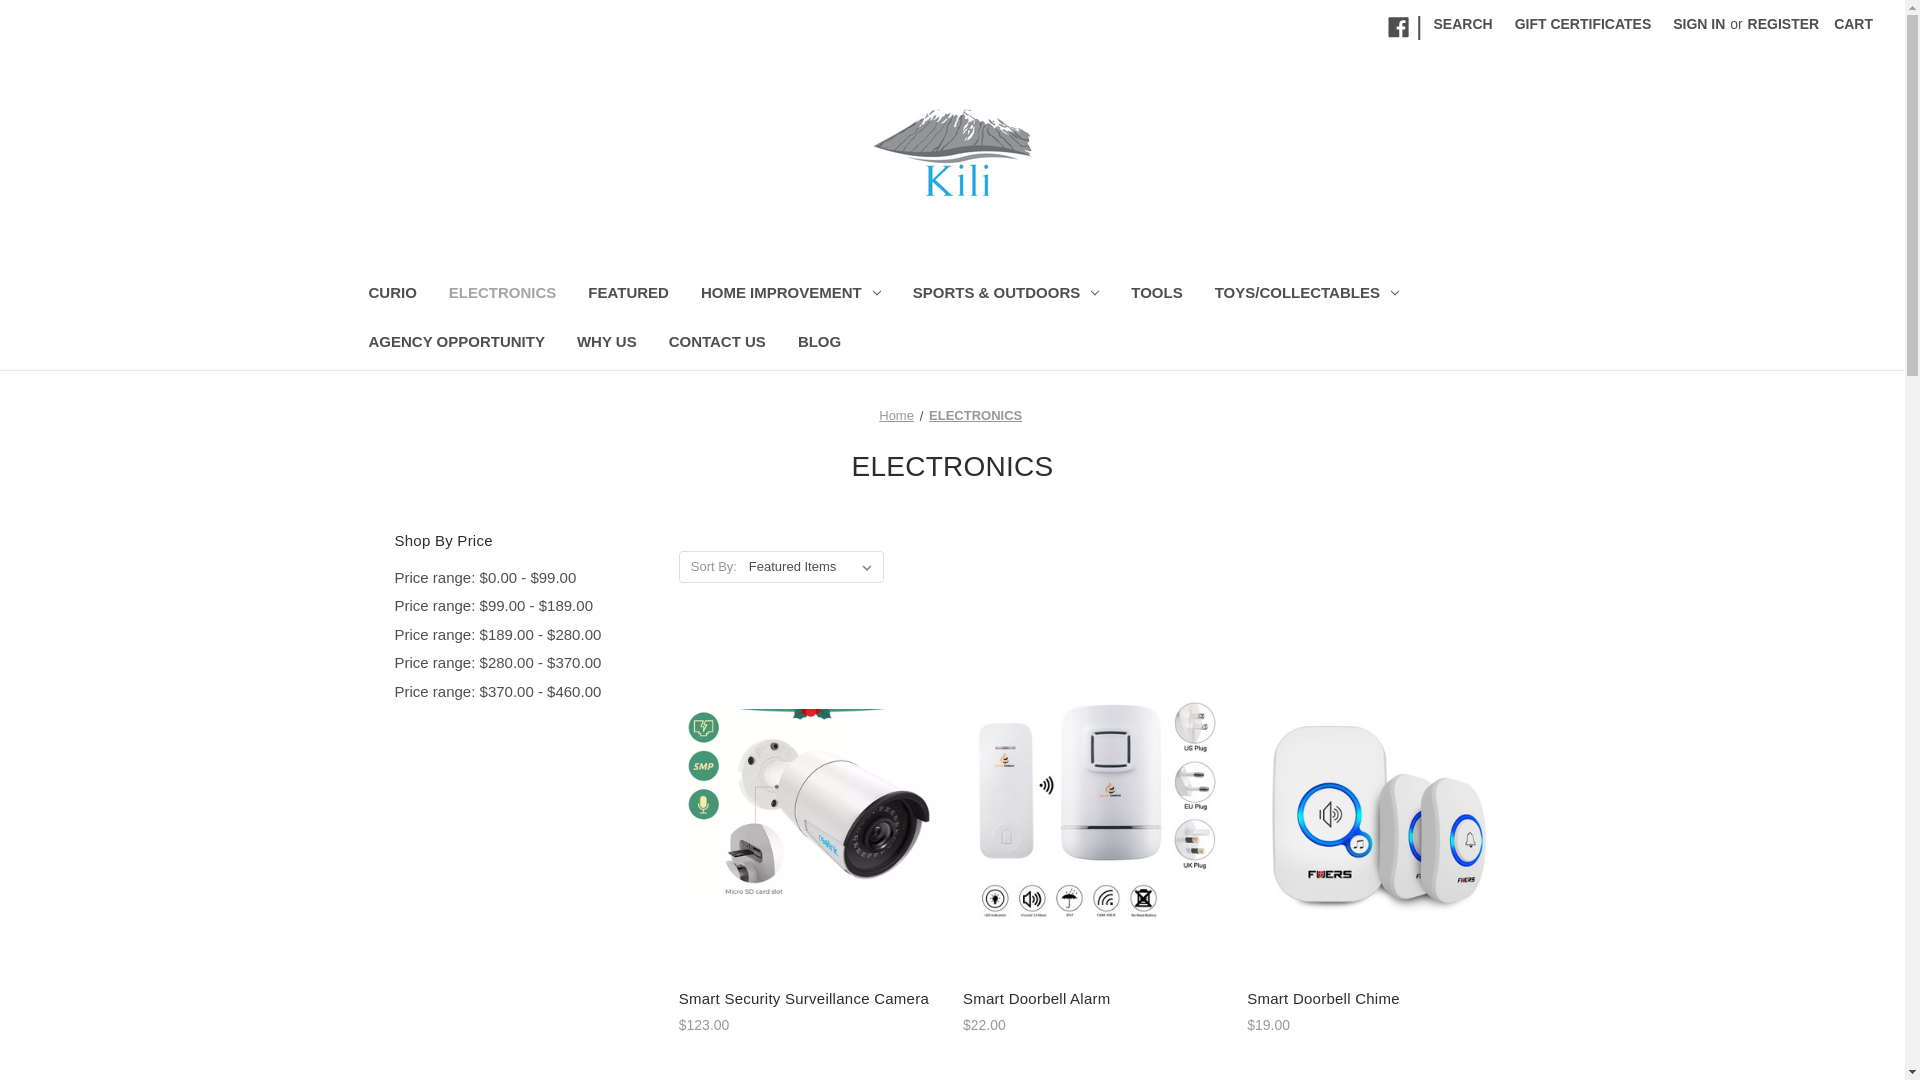 The image size is (1920, 1080). I want to click on 'SIGN IN', so click(1698, 24).